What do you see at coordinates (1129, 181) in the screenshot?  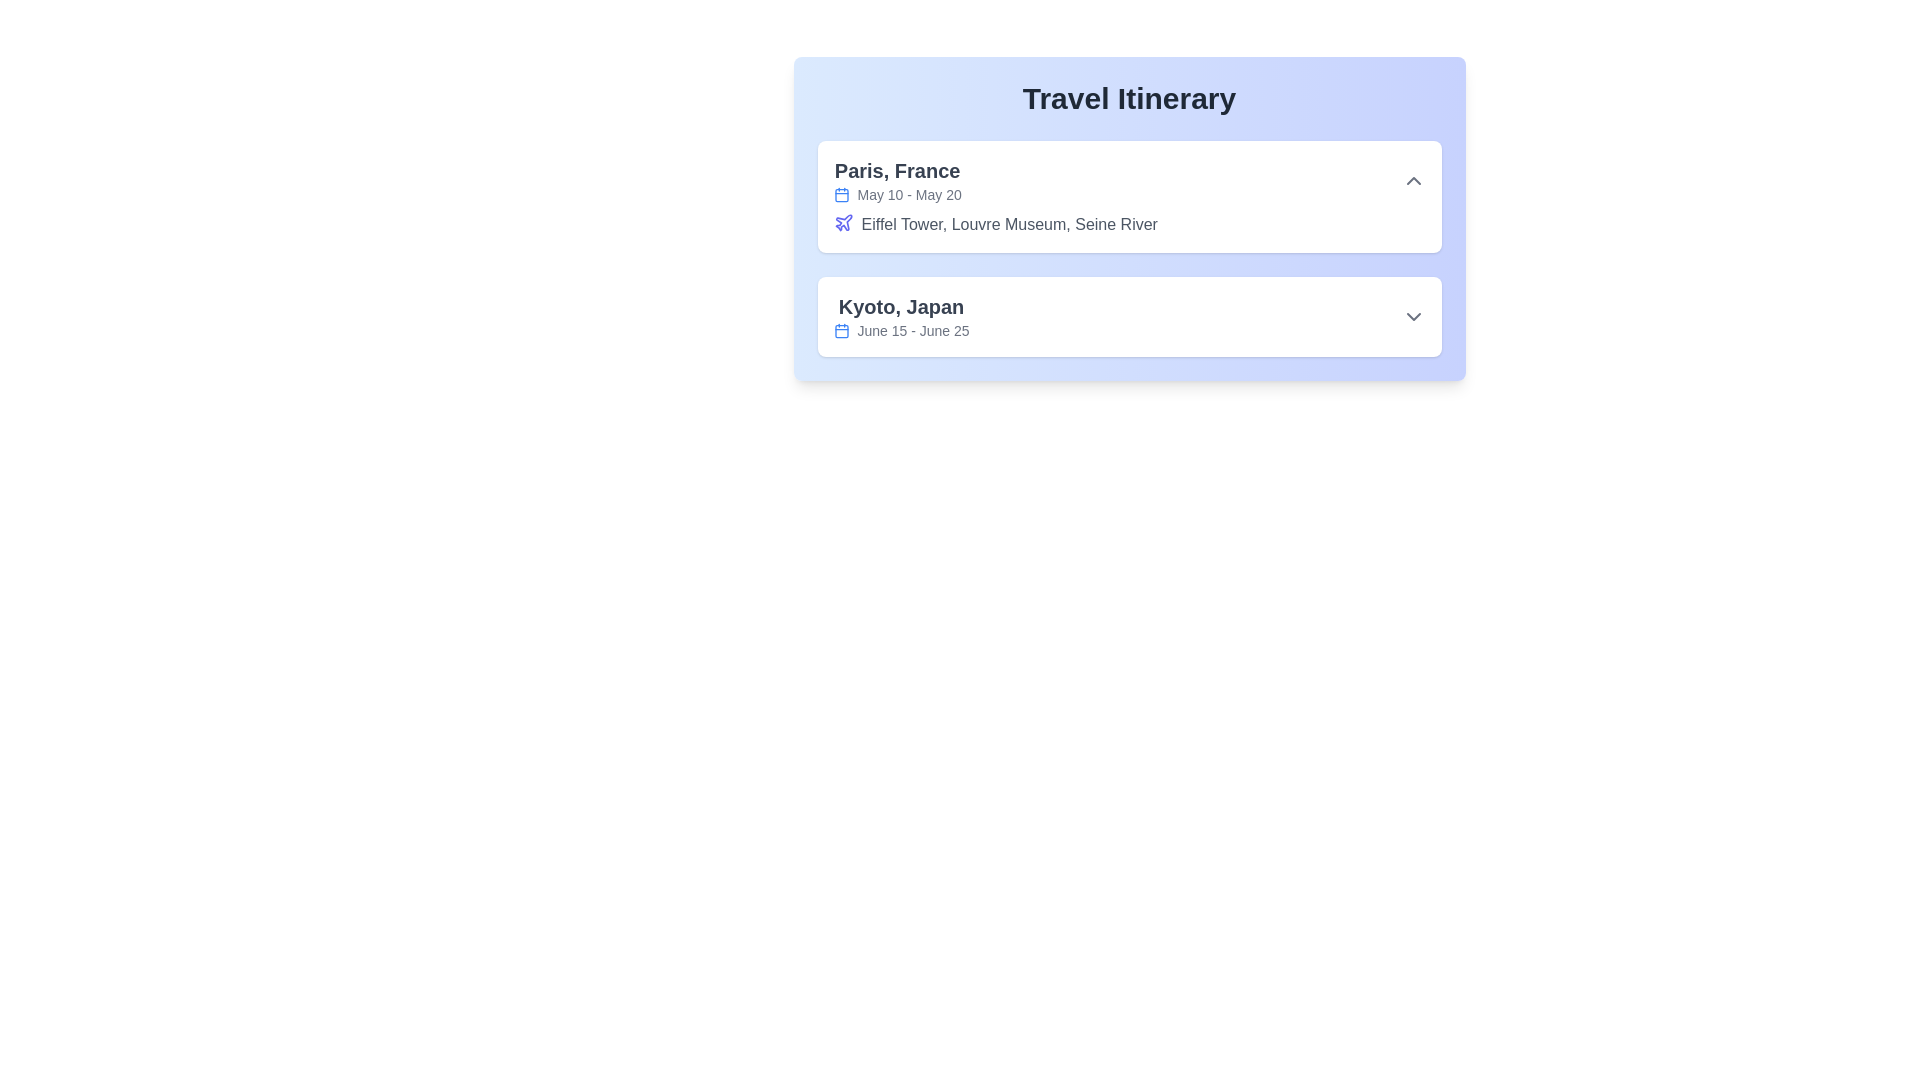 I see `the itinerary title for Paris, France to toggle its details` at bounding box center [1129, 181].